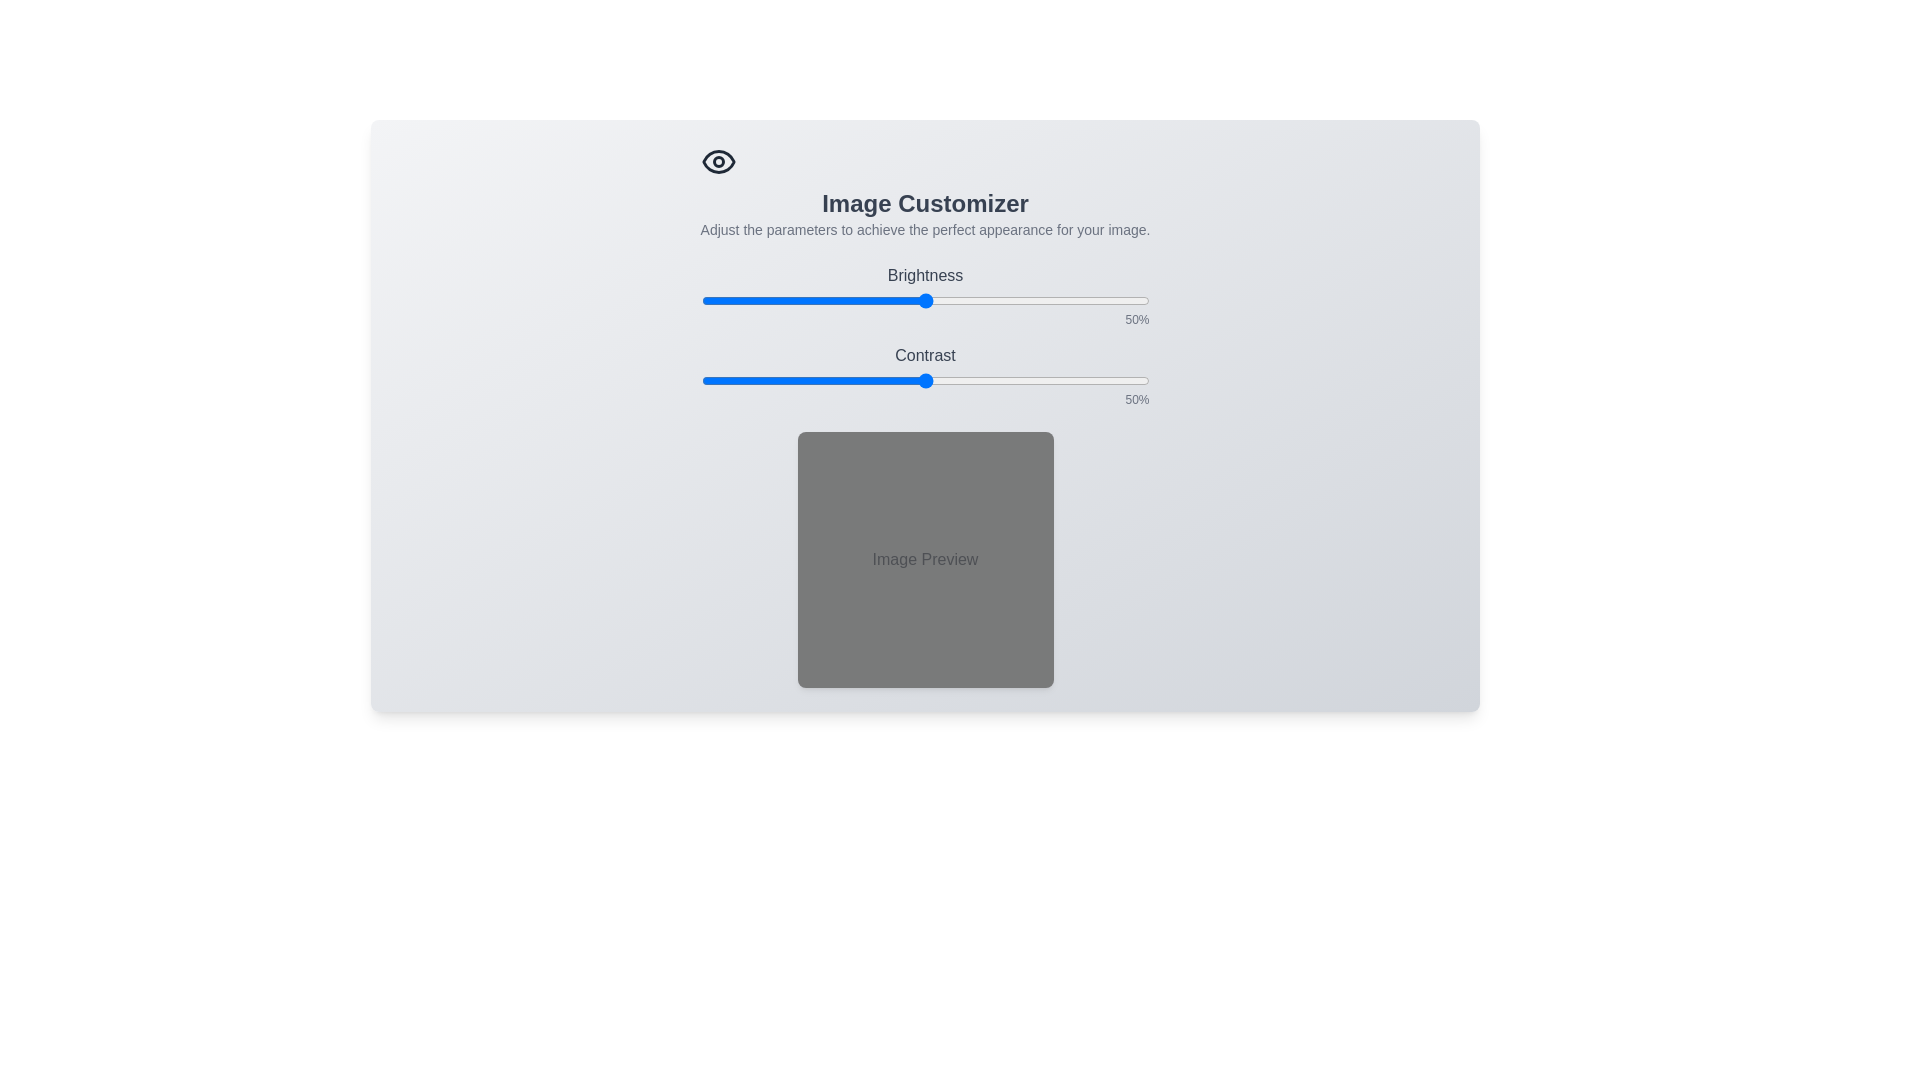 The width and height of the screenshot is (1920, 1080). Describe the element at coordinates (884, 381) in the screenshot. I see `the contrast slider to 41%` at that location.